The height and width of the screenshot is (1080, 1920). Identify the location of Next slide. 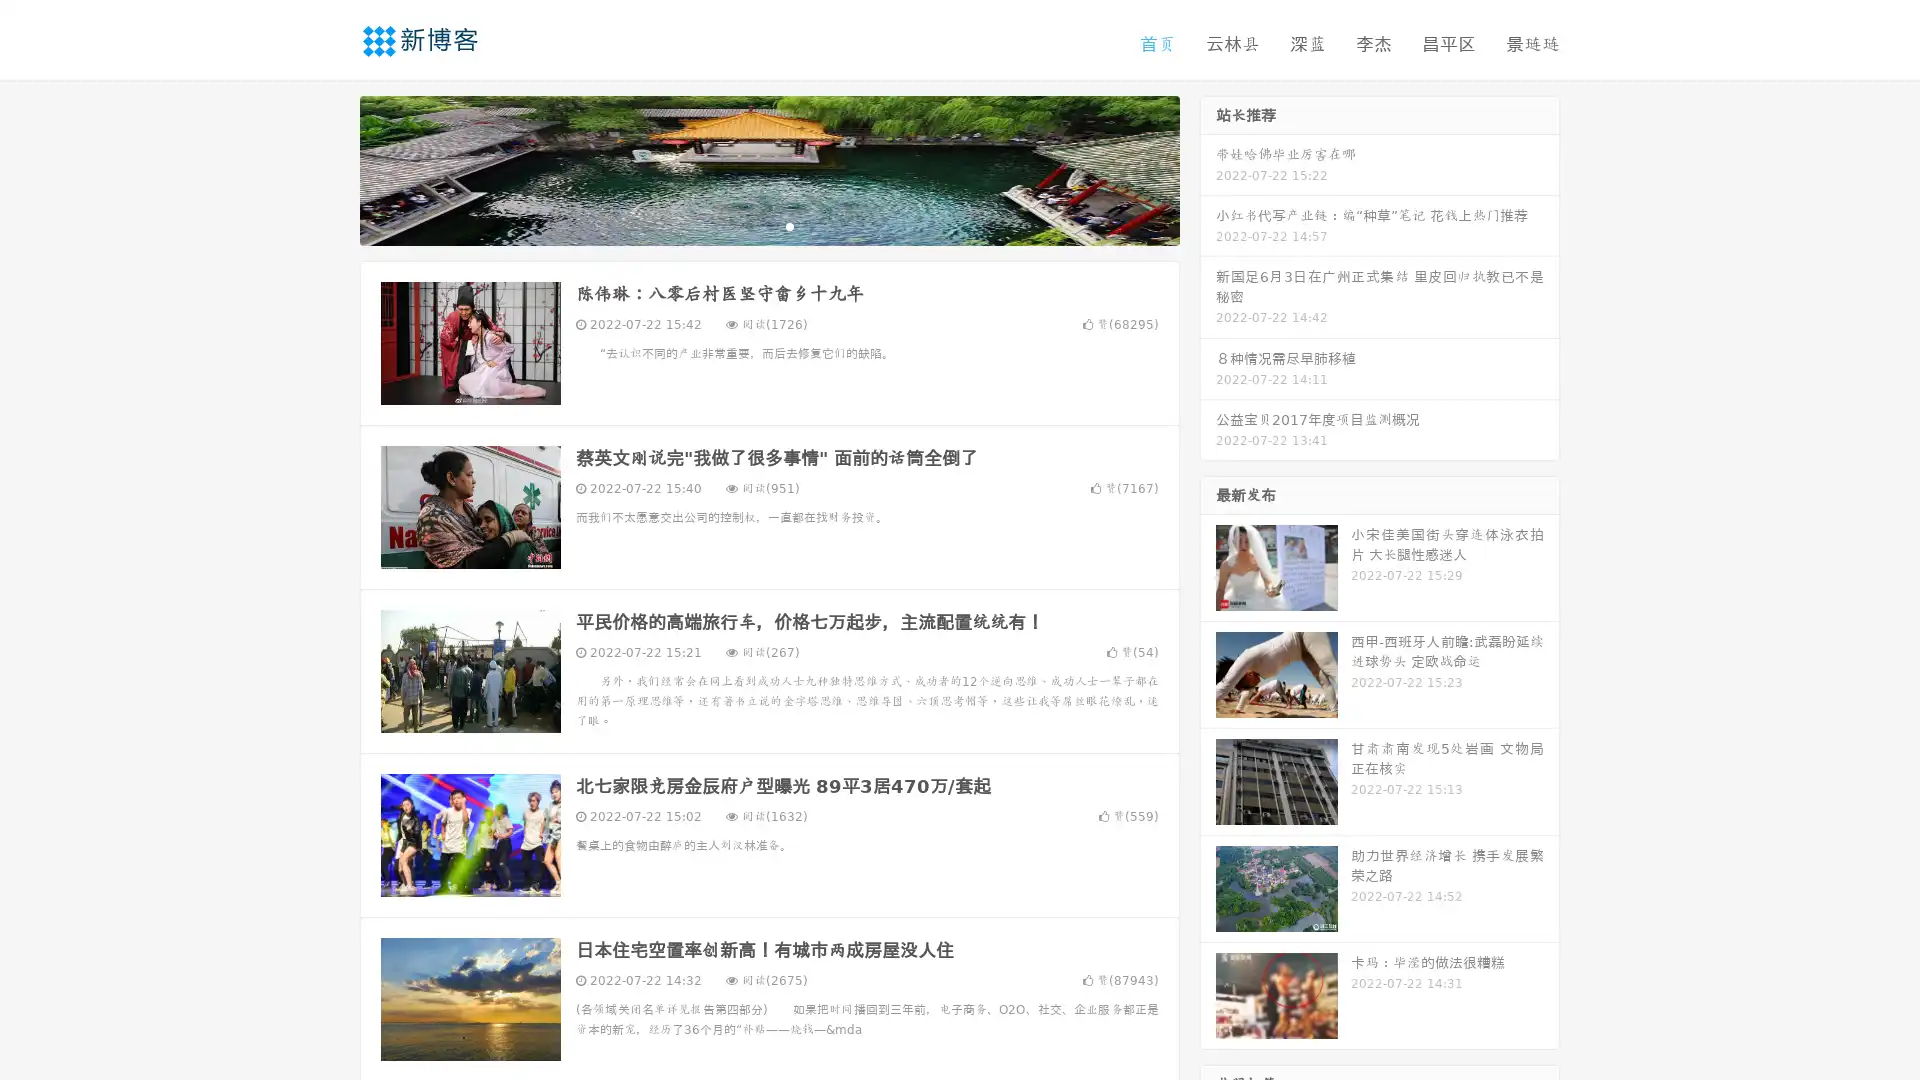
(1208, 168).